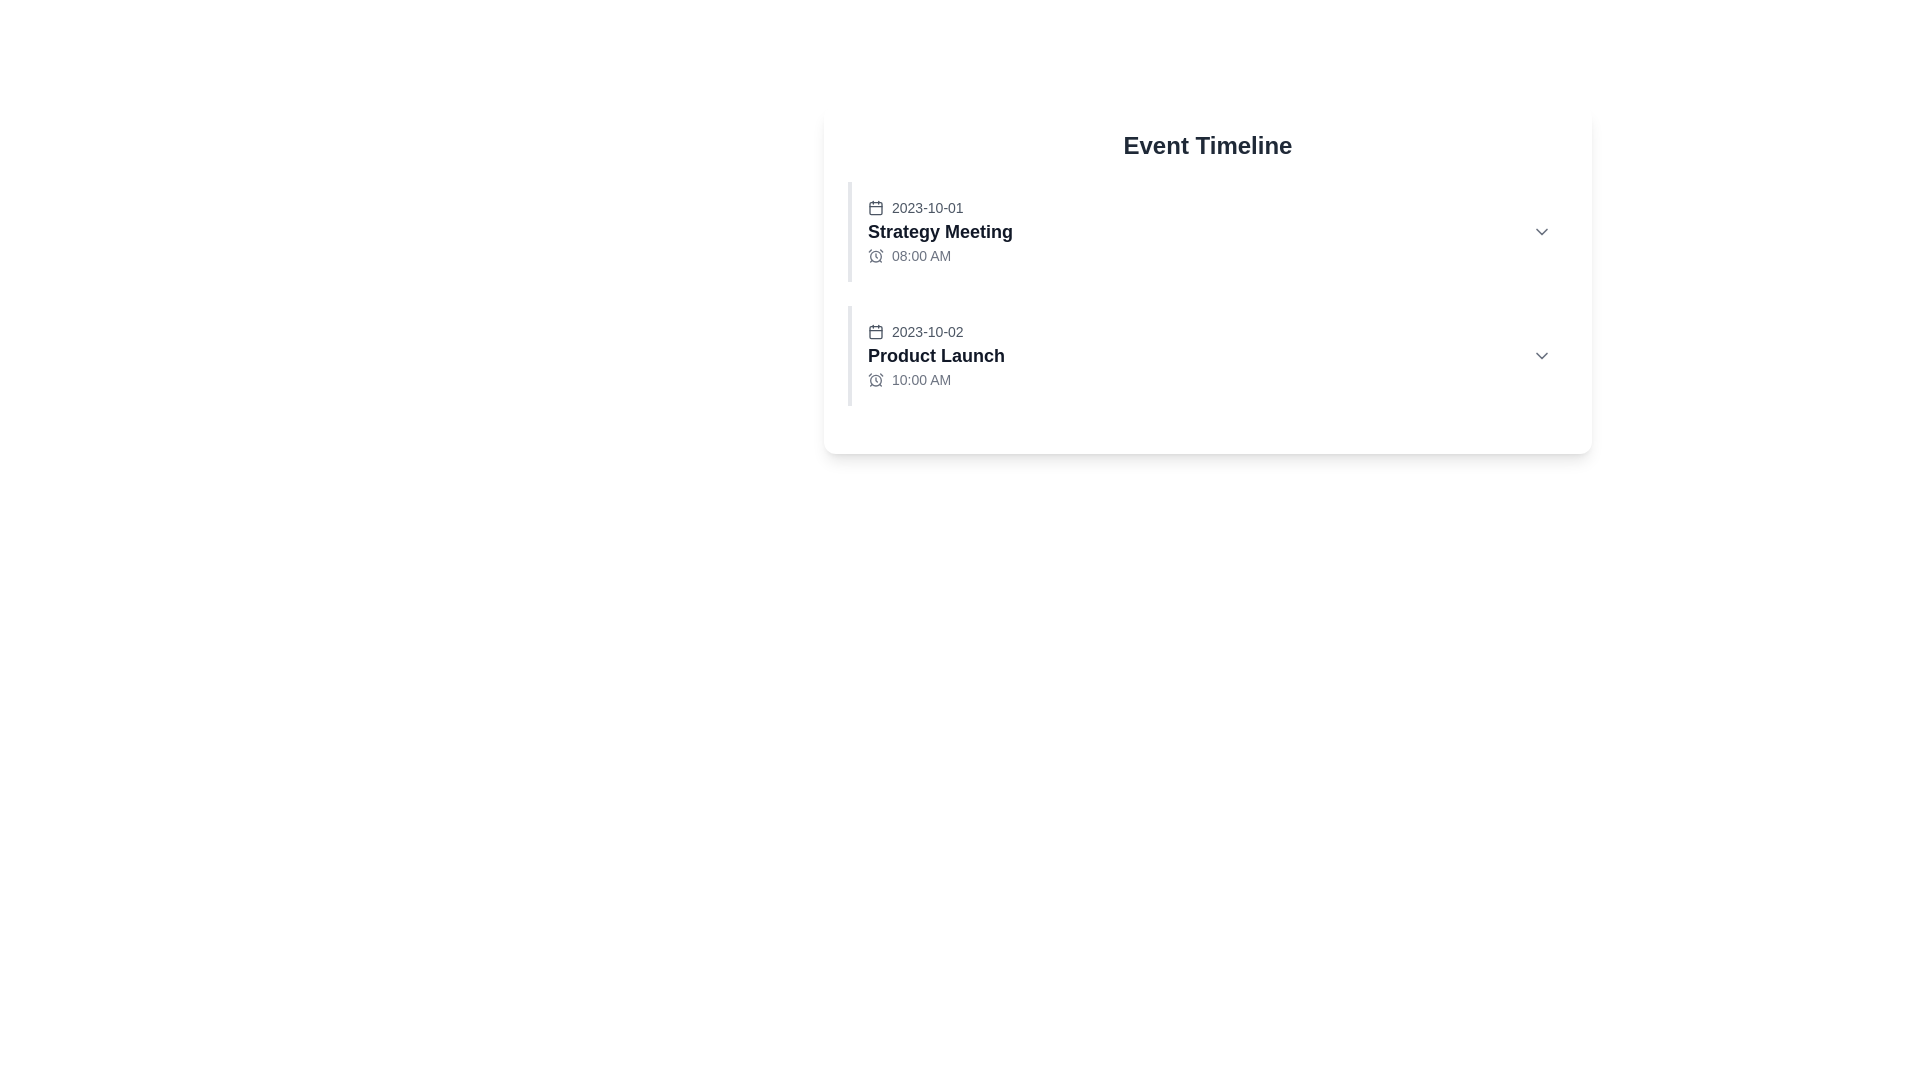 This screenshot has height=1080, width=1920. What do you see at coordinates (935, 380) in the screenshot?
I see `time displayed on the label showing '10:00 AM', which is located below the 'Product Launch' title and has an alarm clock icon to its left` at bounding box center [935, 380].